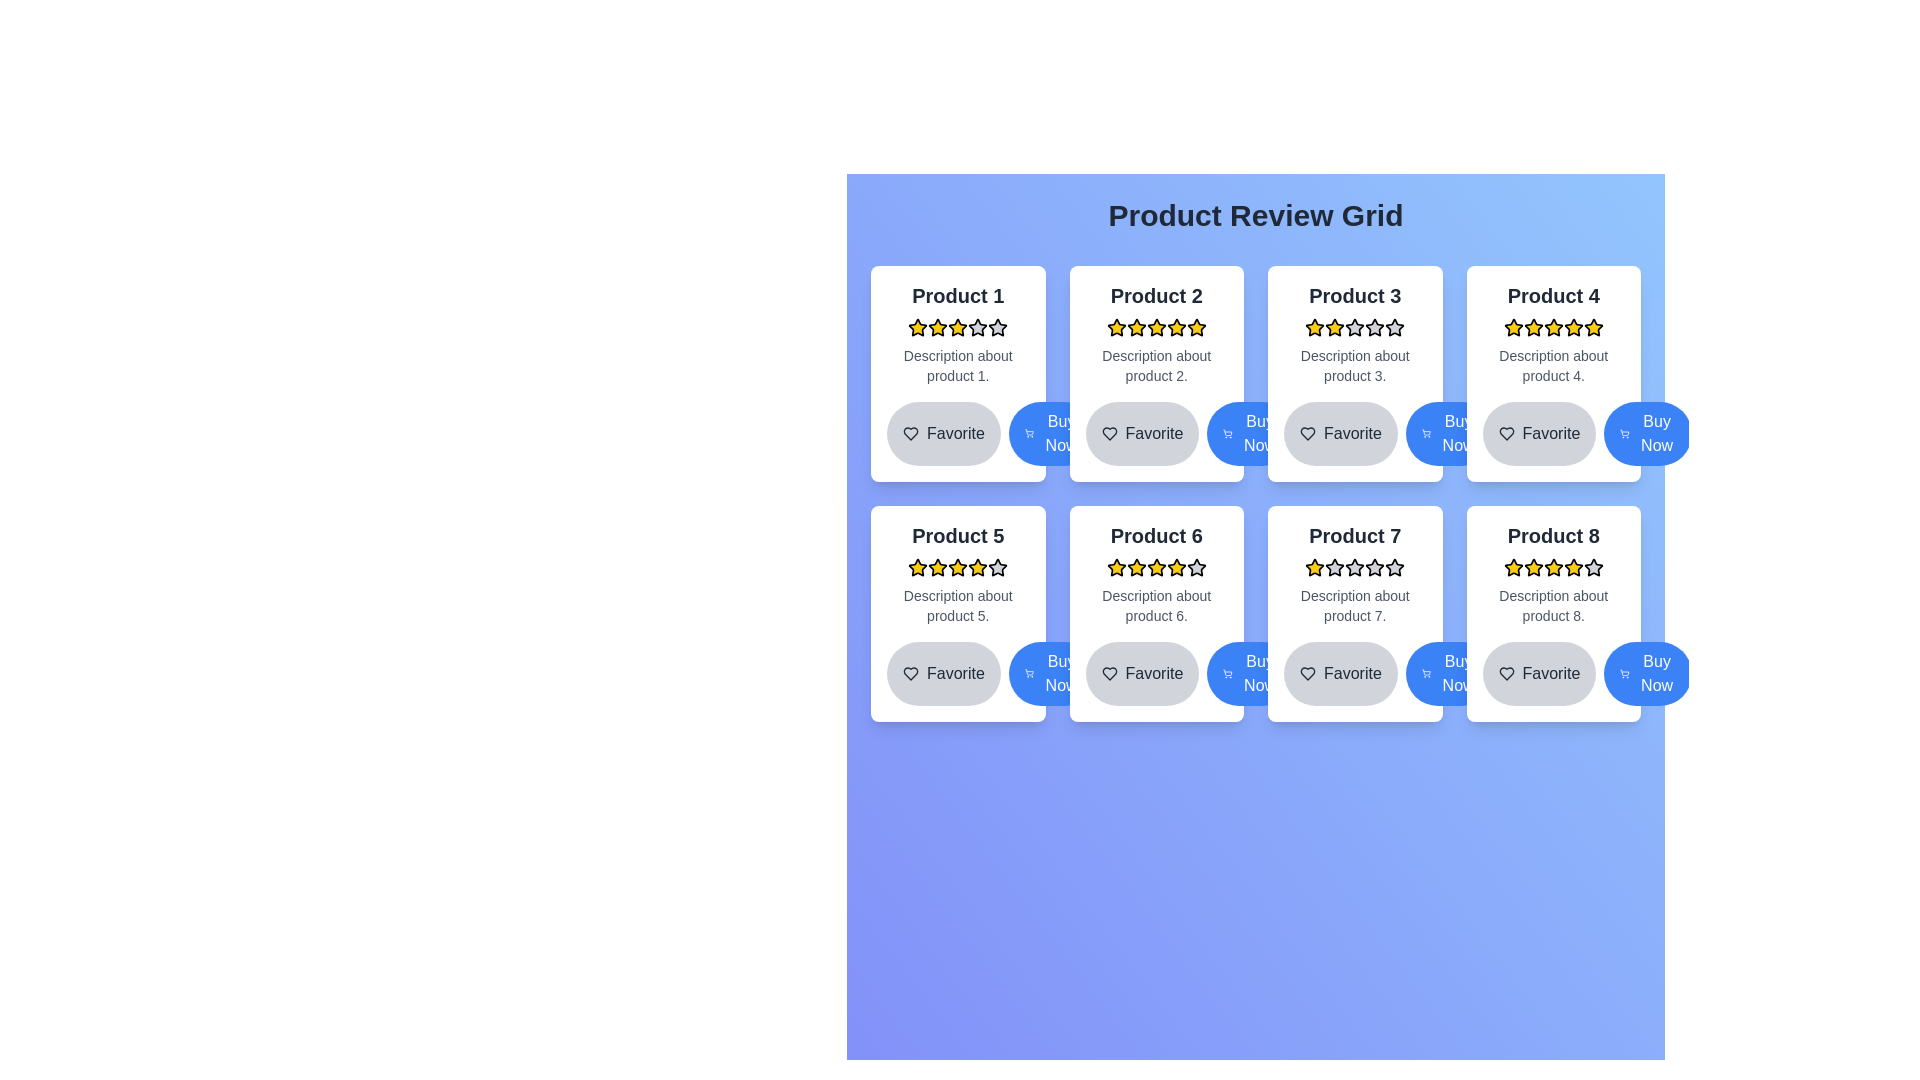 Image resolution: width=1920 pixels, height=1080 pixels. Describe the element at coordinates (1156, 567) in the screenshot. I see `the fourth yellow star icon in the product review interface for 'Product 6'` at that location.